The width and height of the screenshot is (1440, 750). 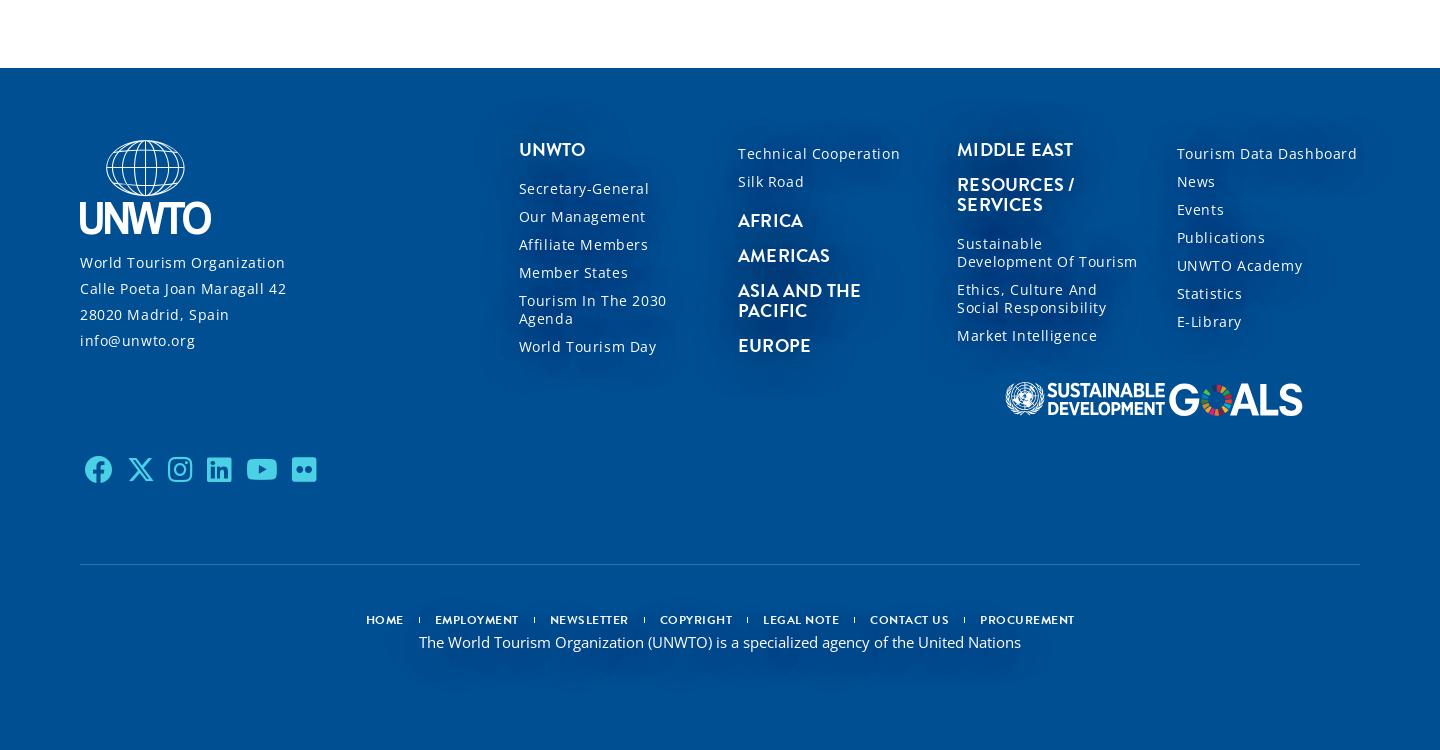 What do you see at coordinates (818, 152) in the screenshot?
I see `'Technical Cooperation'` at bounding box center [818, 152].